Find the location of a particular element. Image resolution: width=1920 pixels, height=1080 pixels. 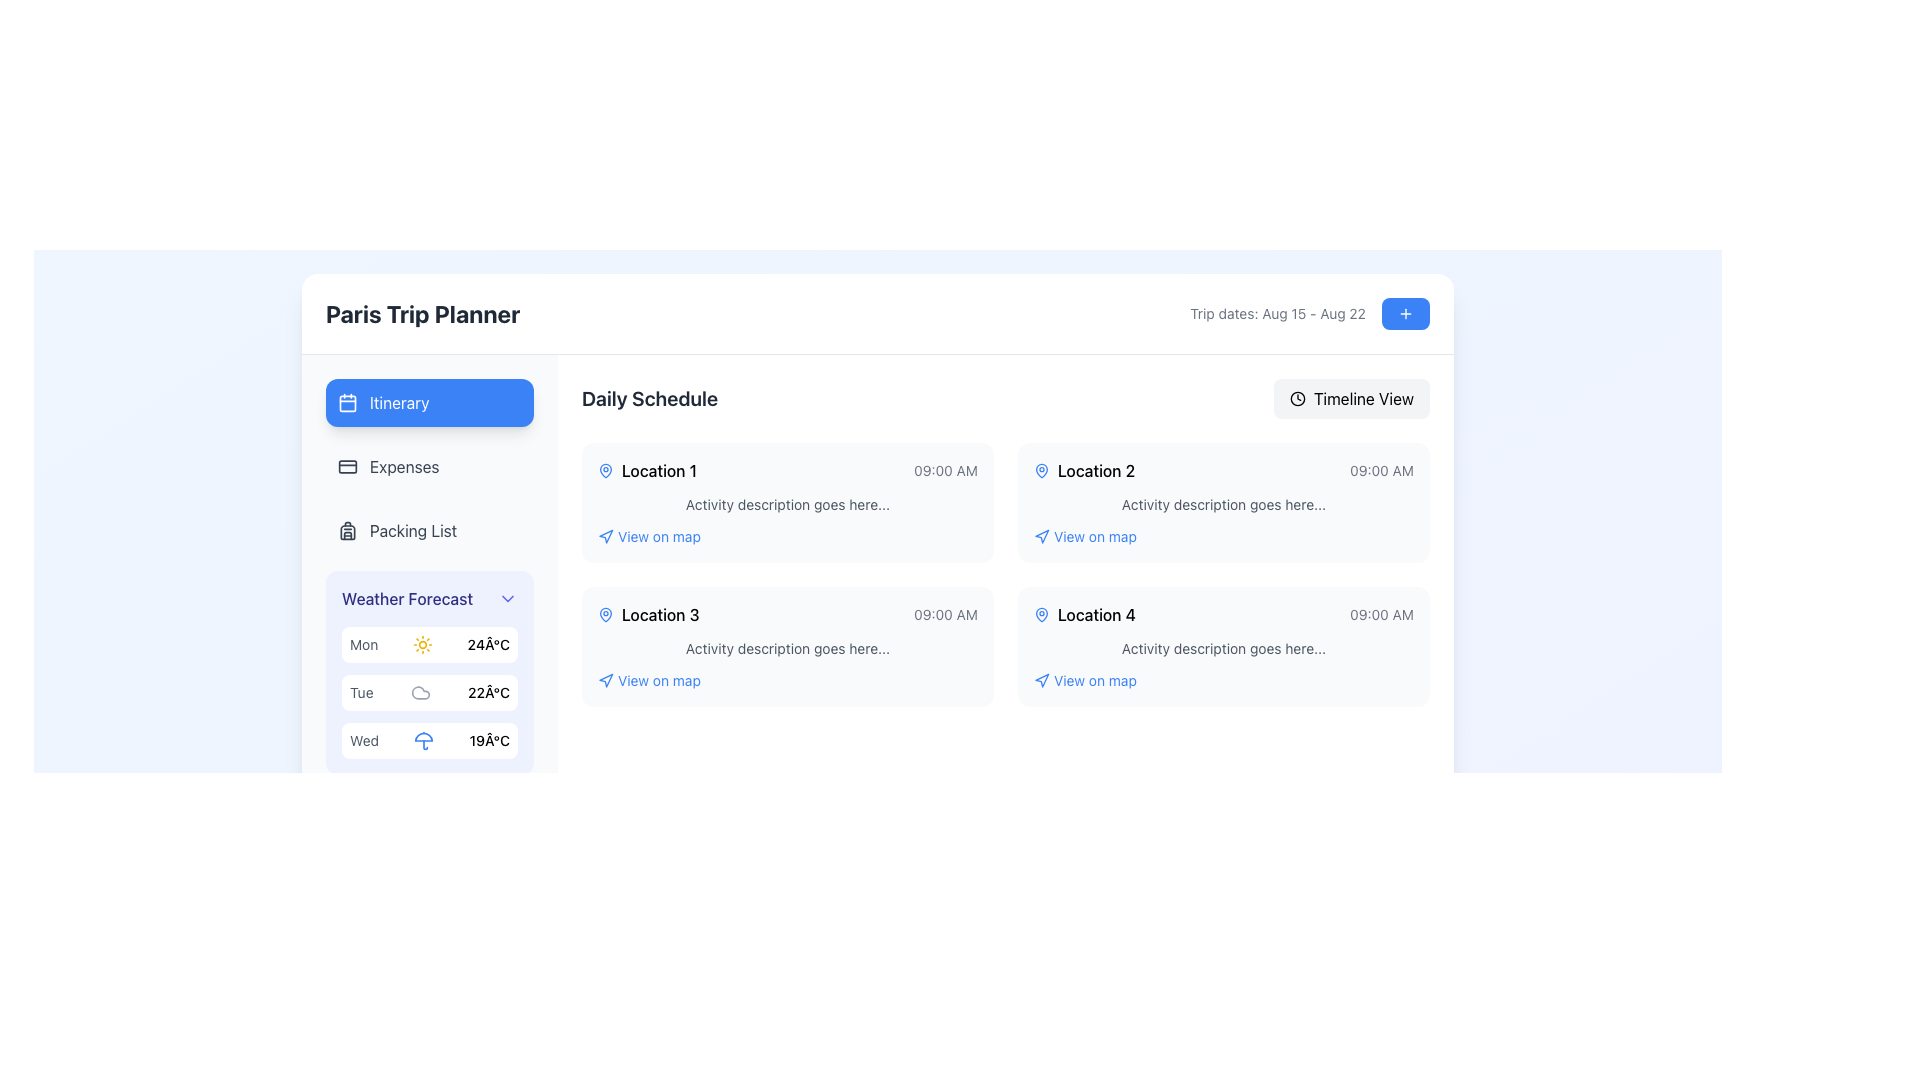

the information display element that provides details about a specific event or location in the itinerary, located at the top-left corner of the daily schedule grid is located at coordinates (786, 470).